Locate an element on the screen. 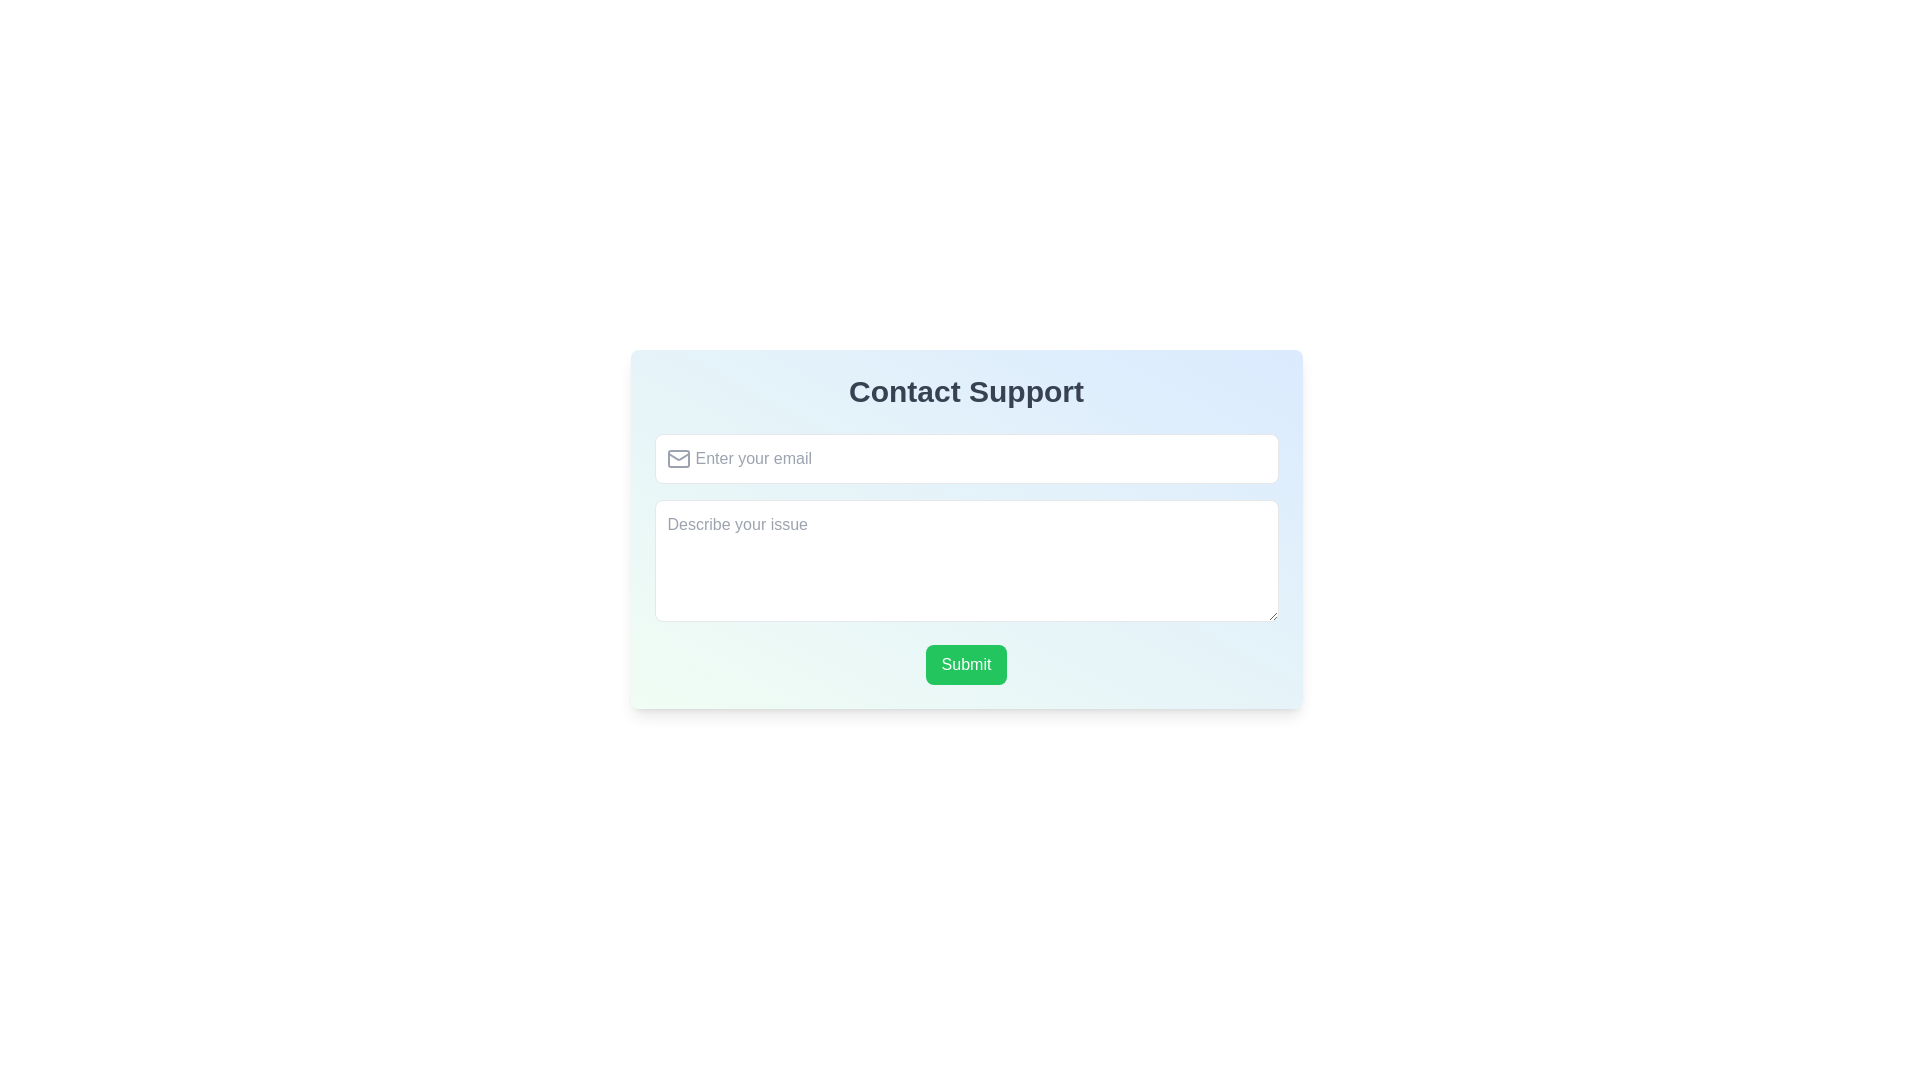  the email icon located to the left of the email input field in the 'Contact Support' form is located at coordinates (678, 459).